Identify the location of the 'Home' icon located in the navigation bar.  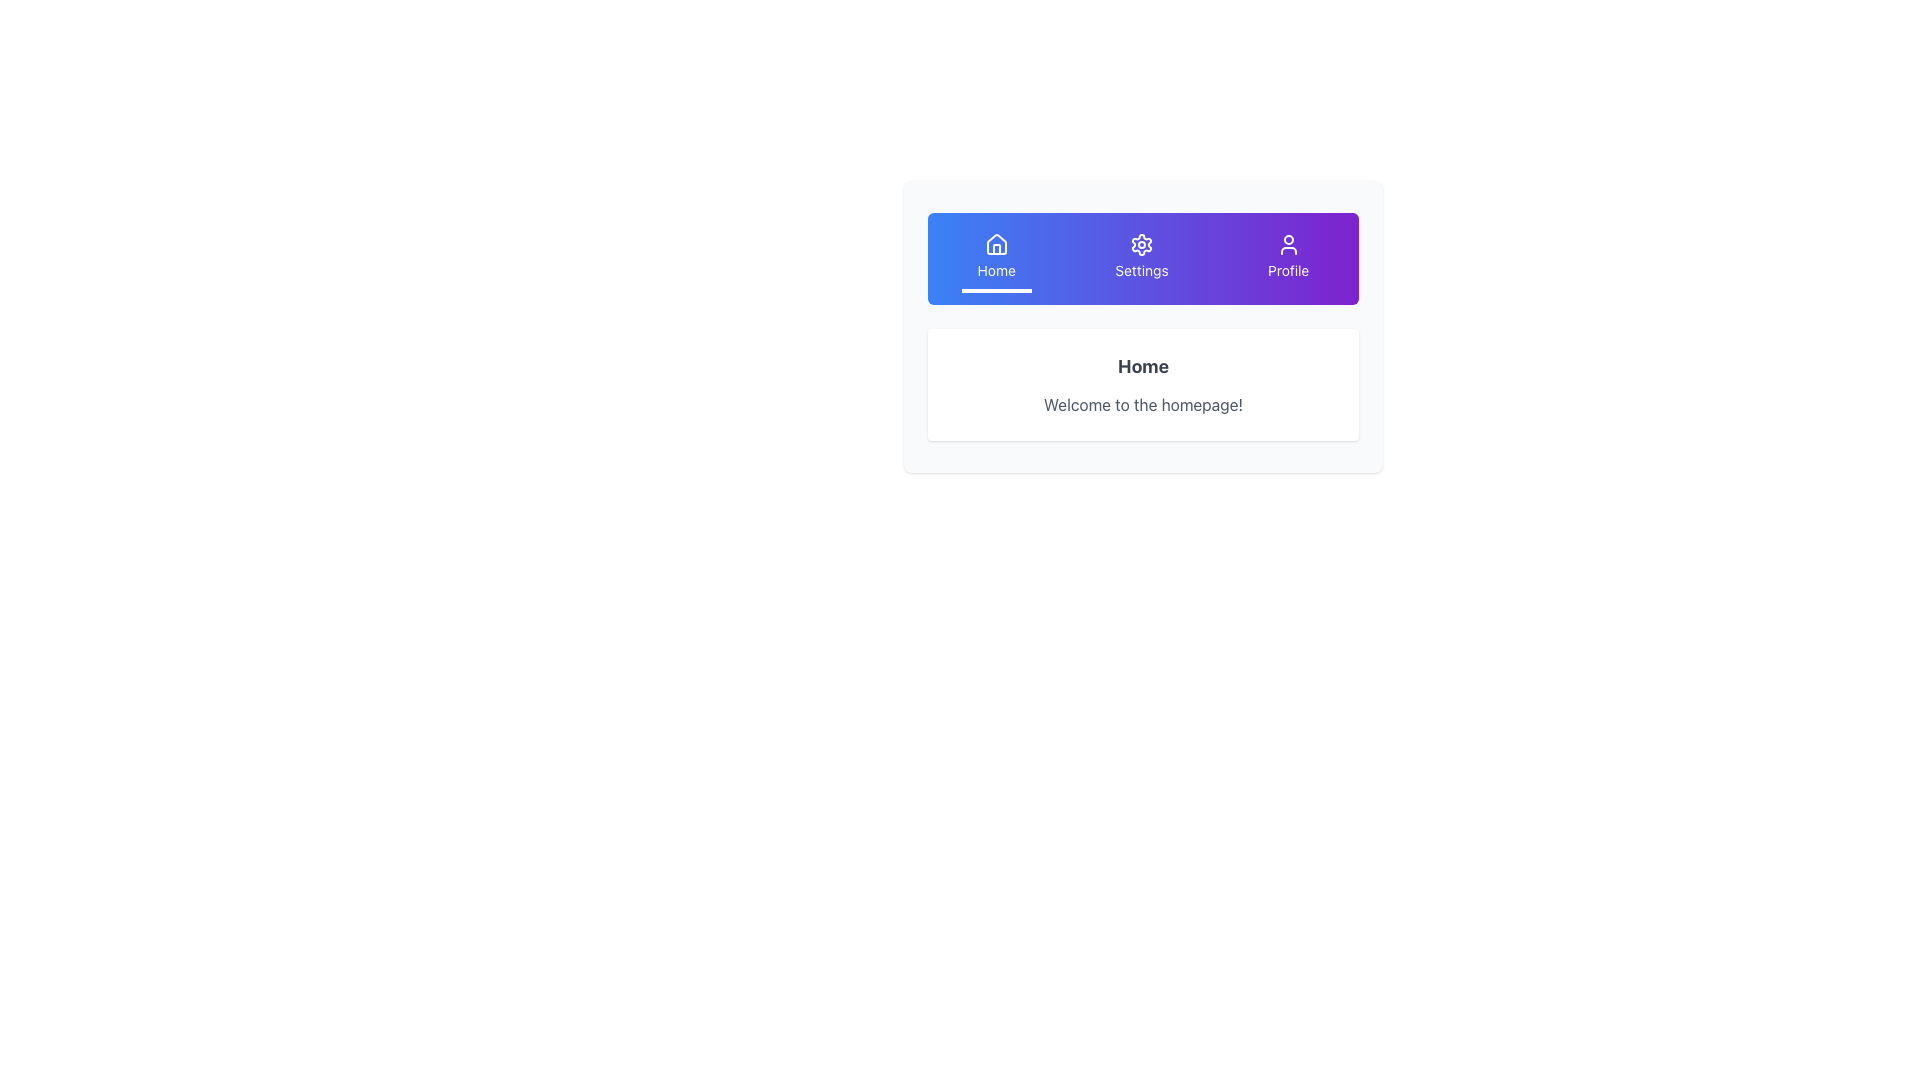
(996, 244).